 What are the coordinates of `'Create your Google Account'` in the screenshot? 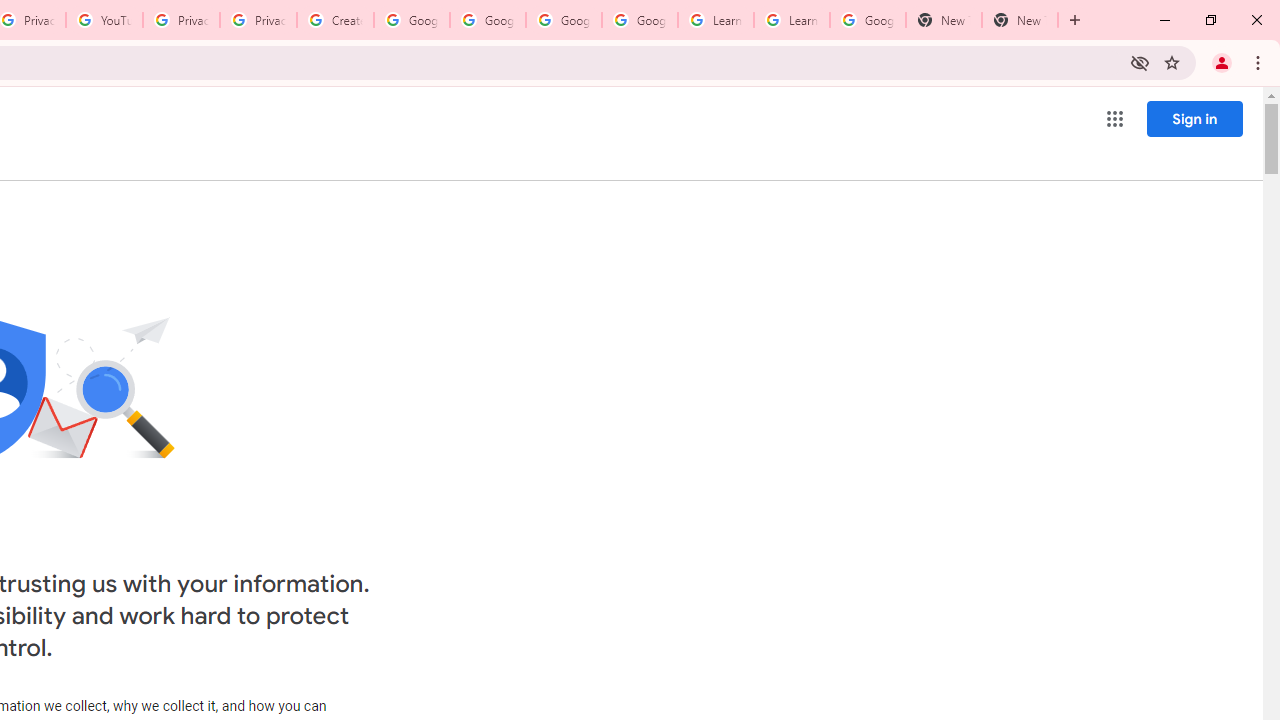 It's located at (335, 20).